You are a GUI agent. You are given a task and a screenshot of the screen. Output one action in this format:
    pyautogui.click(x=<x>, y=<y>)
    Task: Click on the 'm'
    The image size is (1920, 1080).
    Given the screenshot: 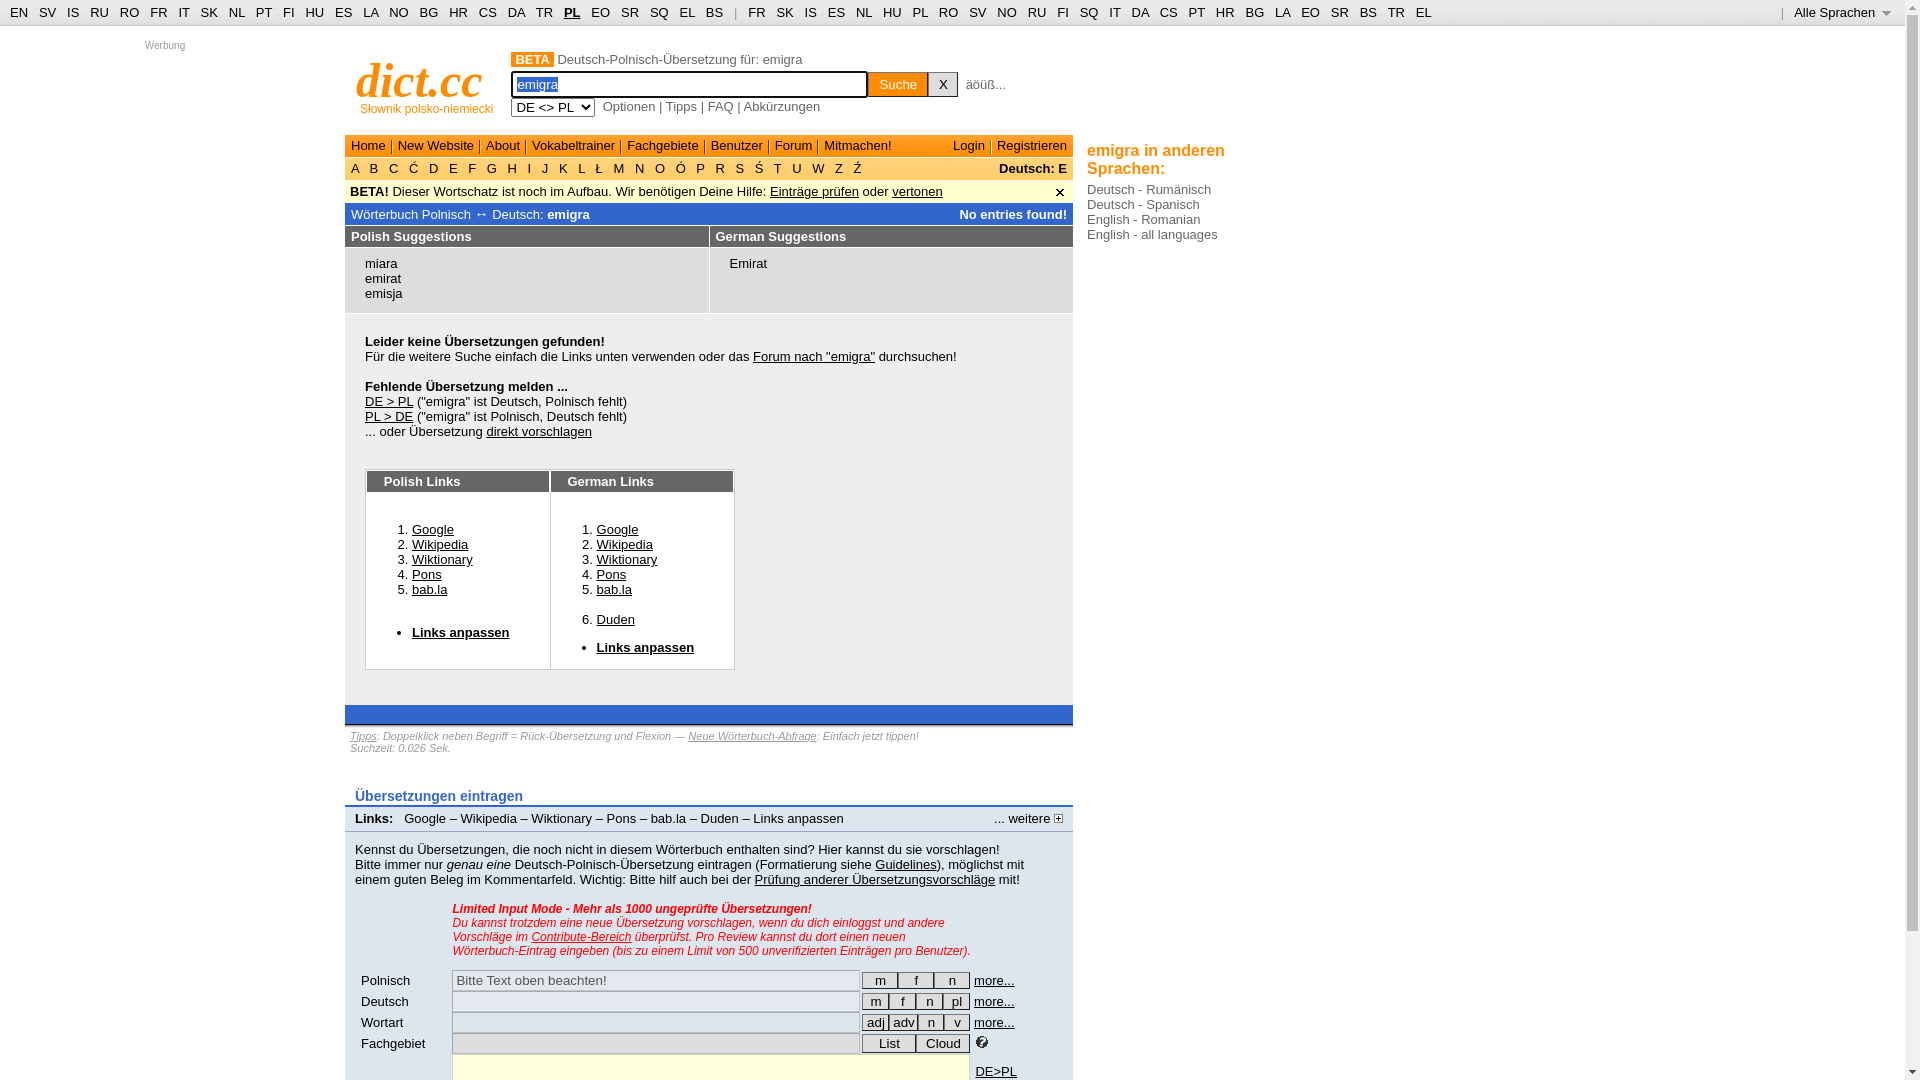 What is the action you would take?
    pyautogui.click(x=879, y=979)
    